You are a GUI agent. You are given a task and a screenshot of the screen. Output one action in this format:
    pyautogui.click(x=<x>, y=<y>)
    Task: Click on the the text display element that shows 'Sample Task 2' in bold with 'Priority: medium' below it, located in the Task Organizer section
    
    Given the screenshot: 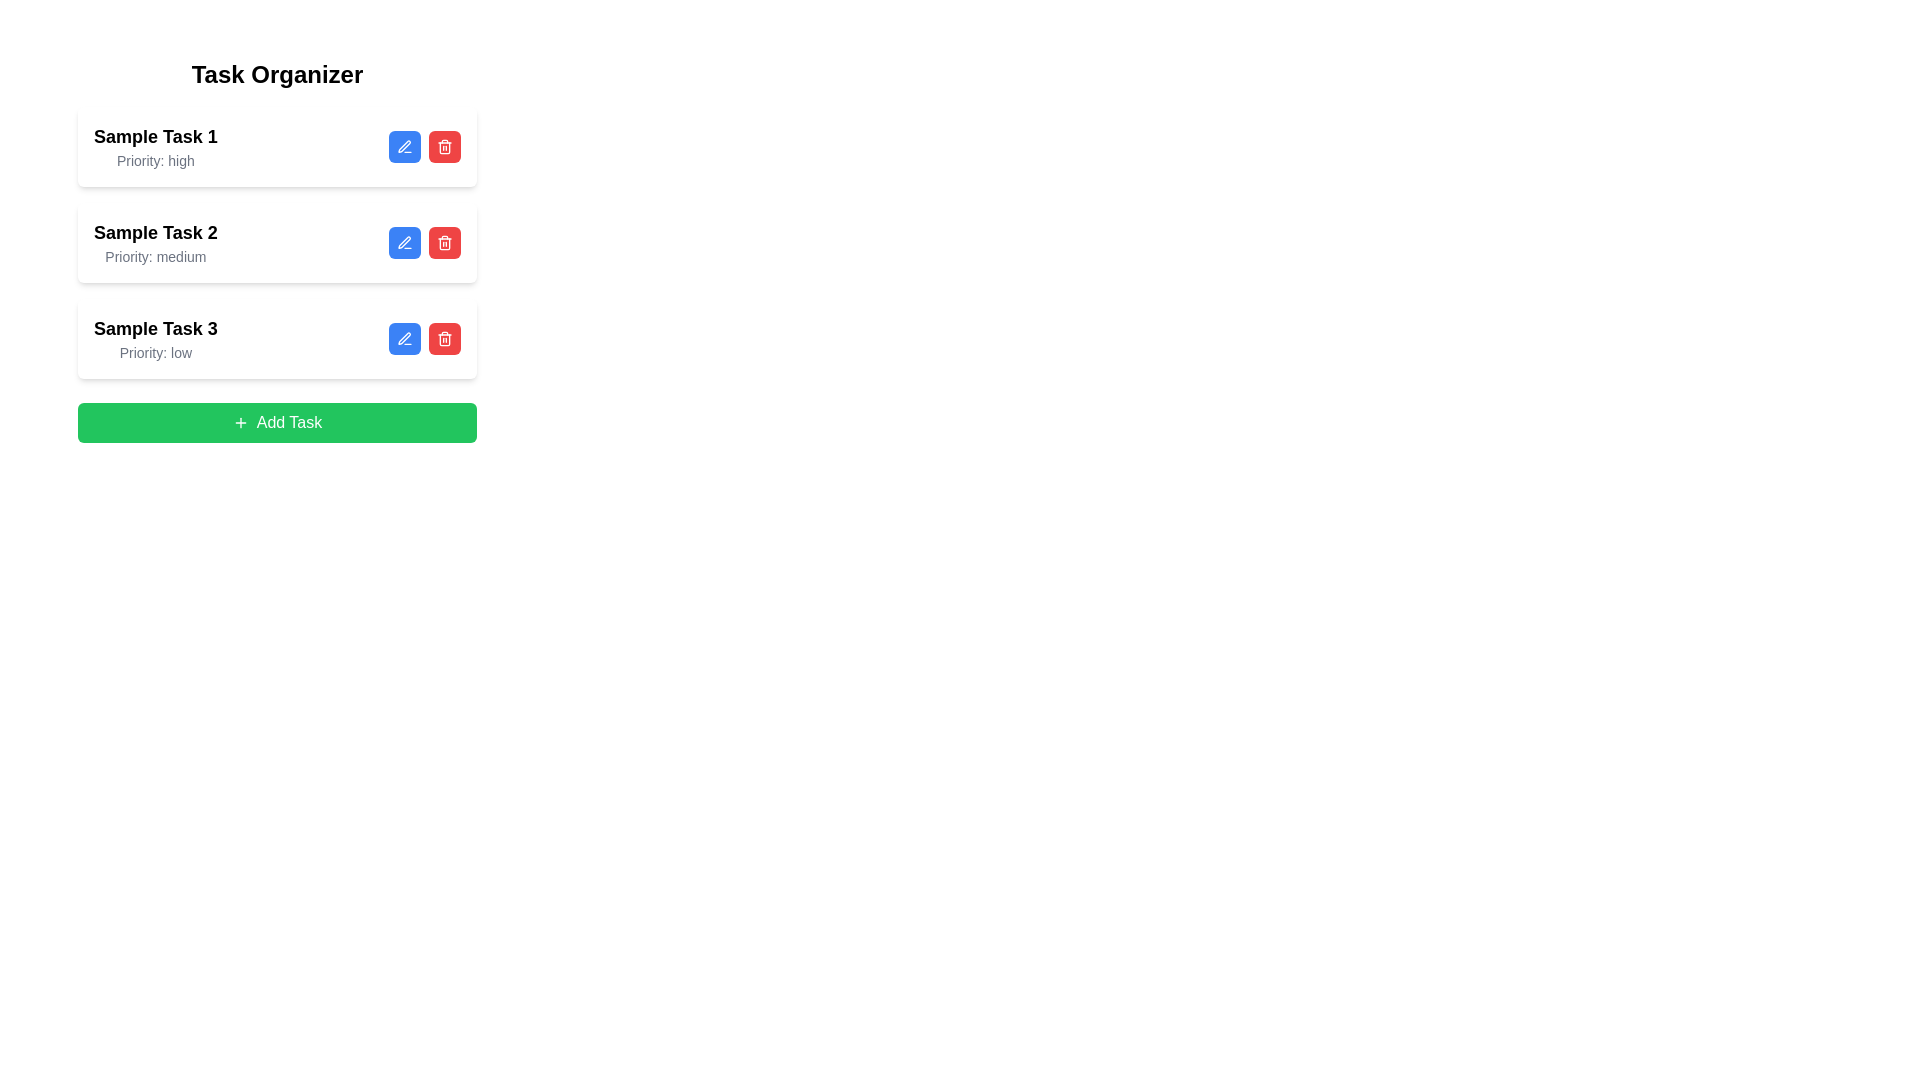 What is the action you would take?
    pyautogui.click(x=154, y=242)
    